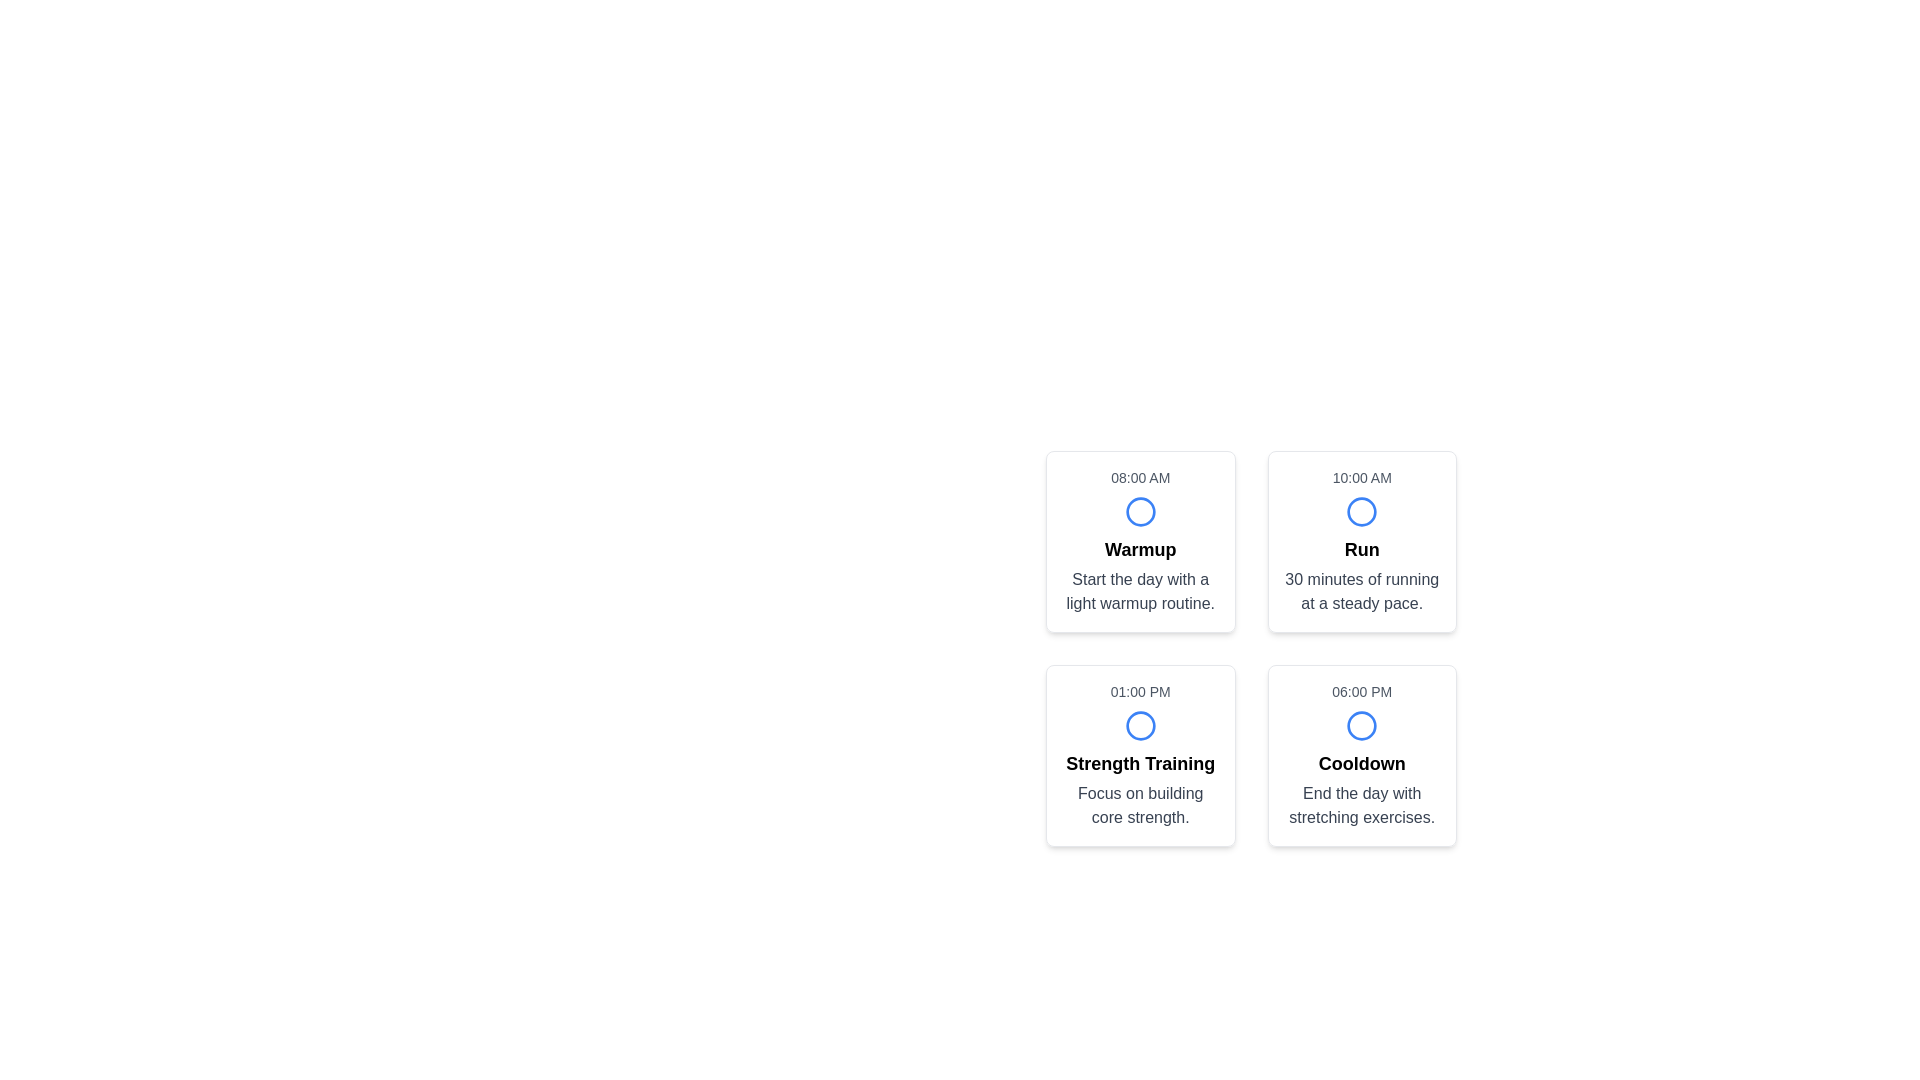  I want to click on the informational text label that displays the time associated with the 'Run' activity, located at the top of the second card in a grid layout of four cards, so click(1361, 478).